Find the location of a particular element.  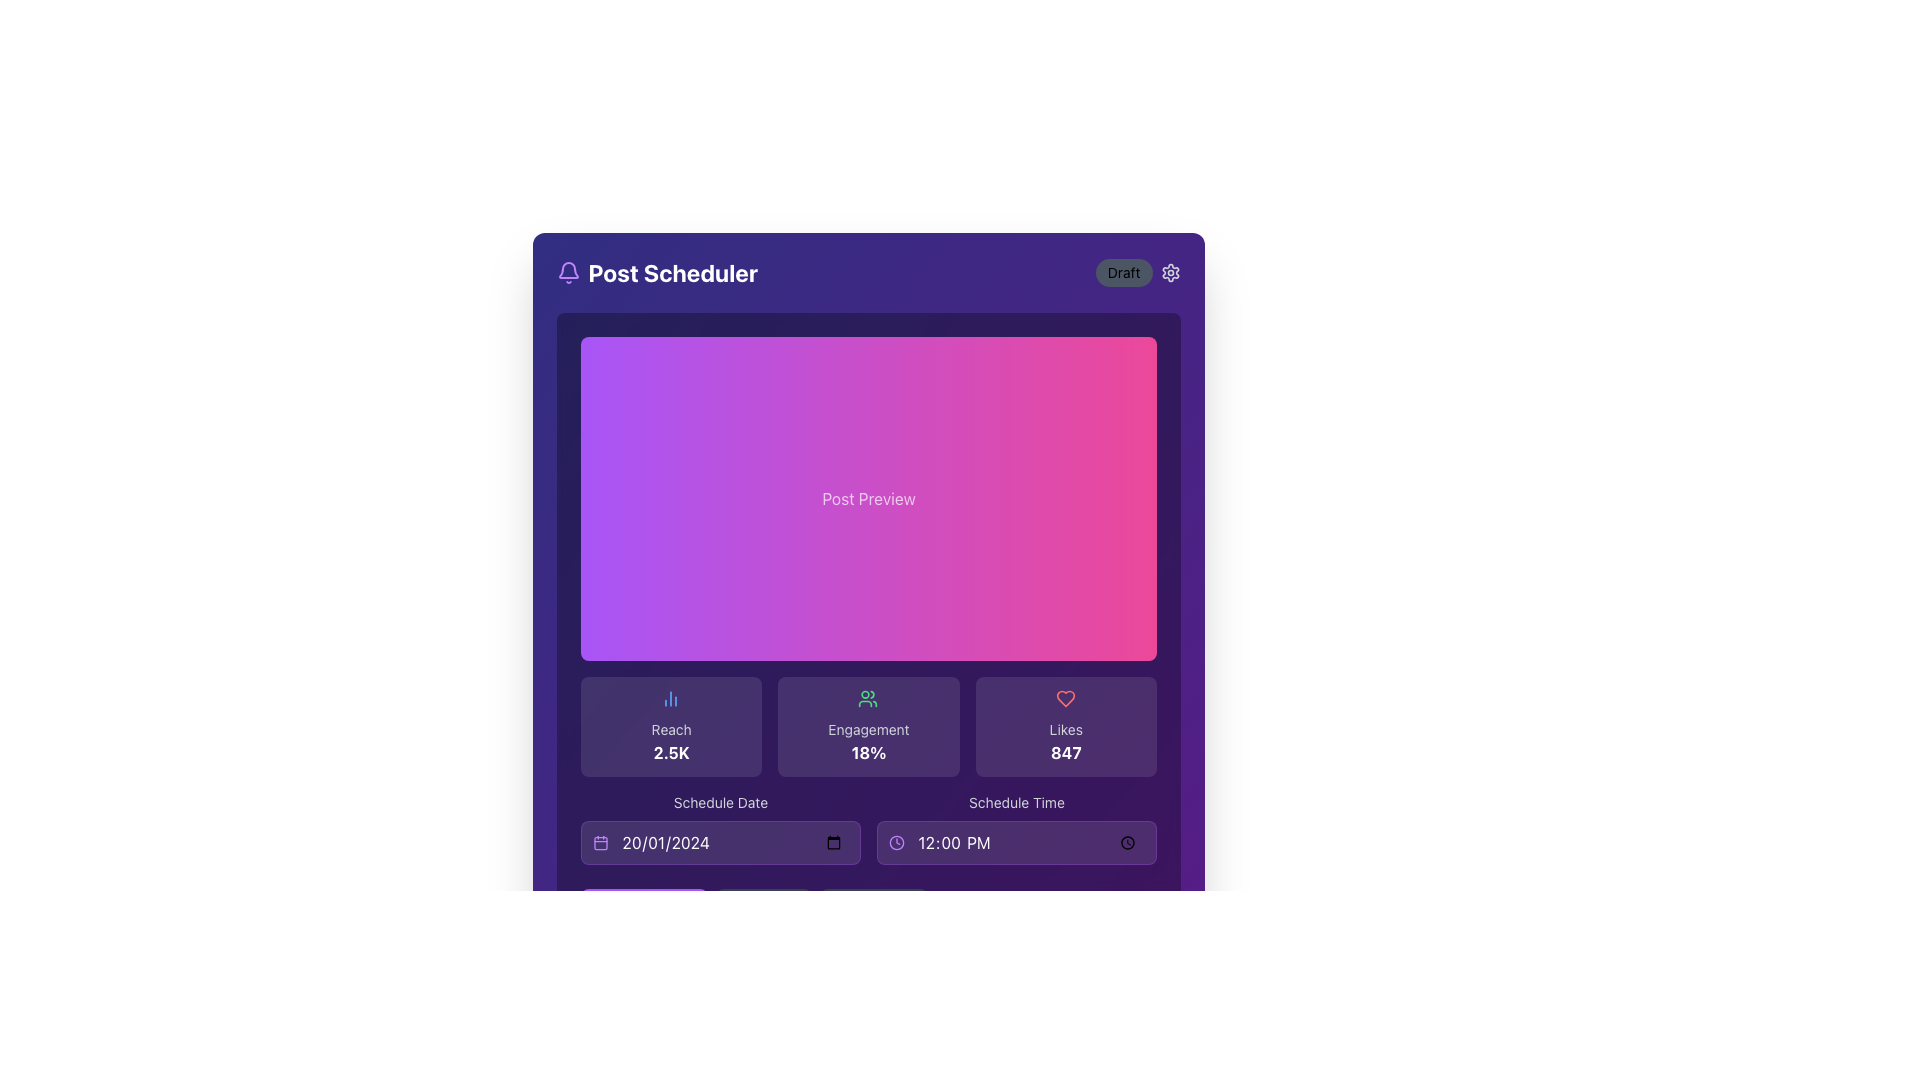

the 'Post Preview' text label, which is centrally positioned within a rounded rectangular box against a gradient background transitioning from purple to pink is located at coordinates (868, 497).